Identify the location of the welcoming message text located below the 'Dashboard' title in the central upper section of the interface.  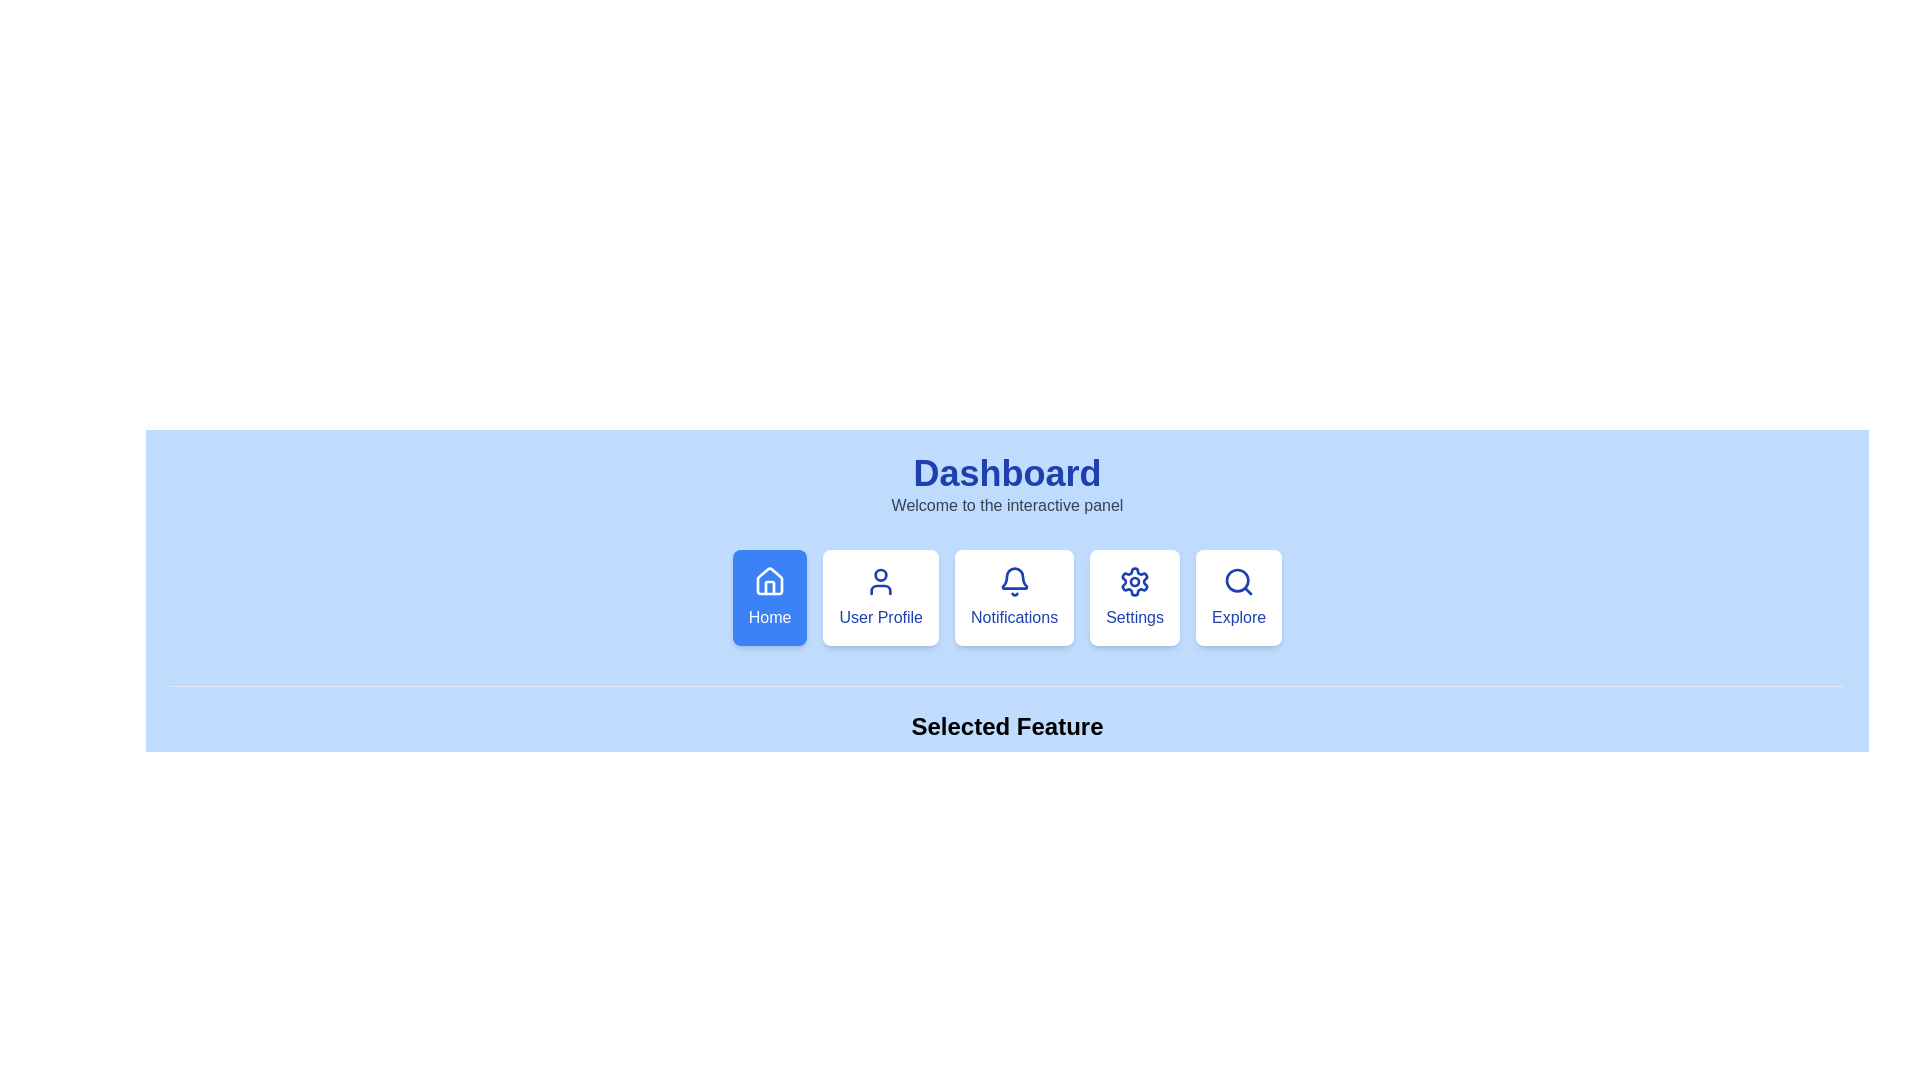
(1007, 504).